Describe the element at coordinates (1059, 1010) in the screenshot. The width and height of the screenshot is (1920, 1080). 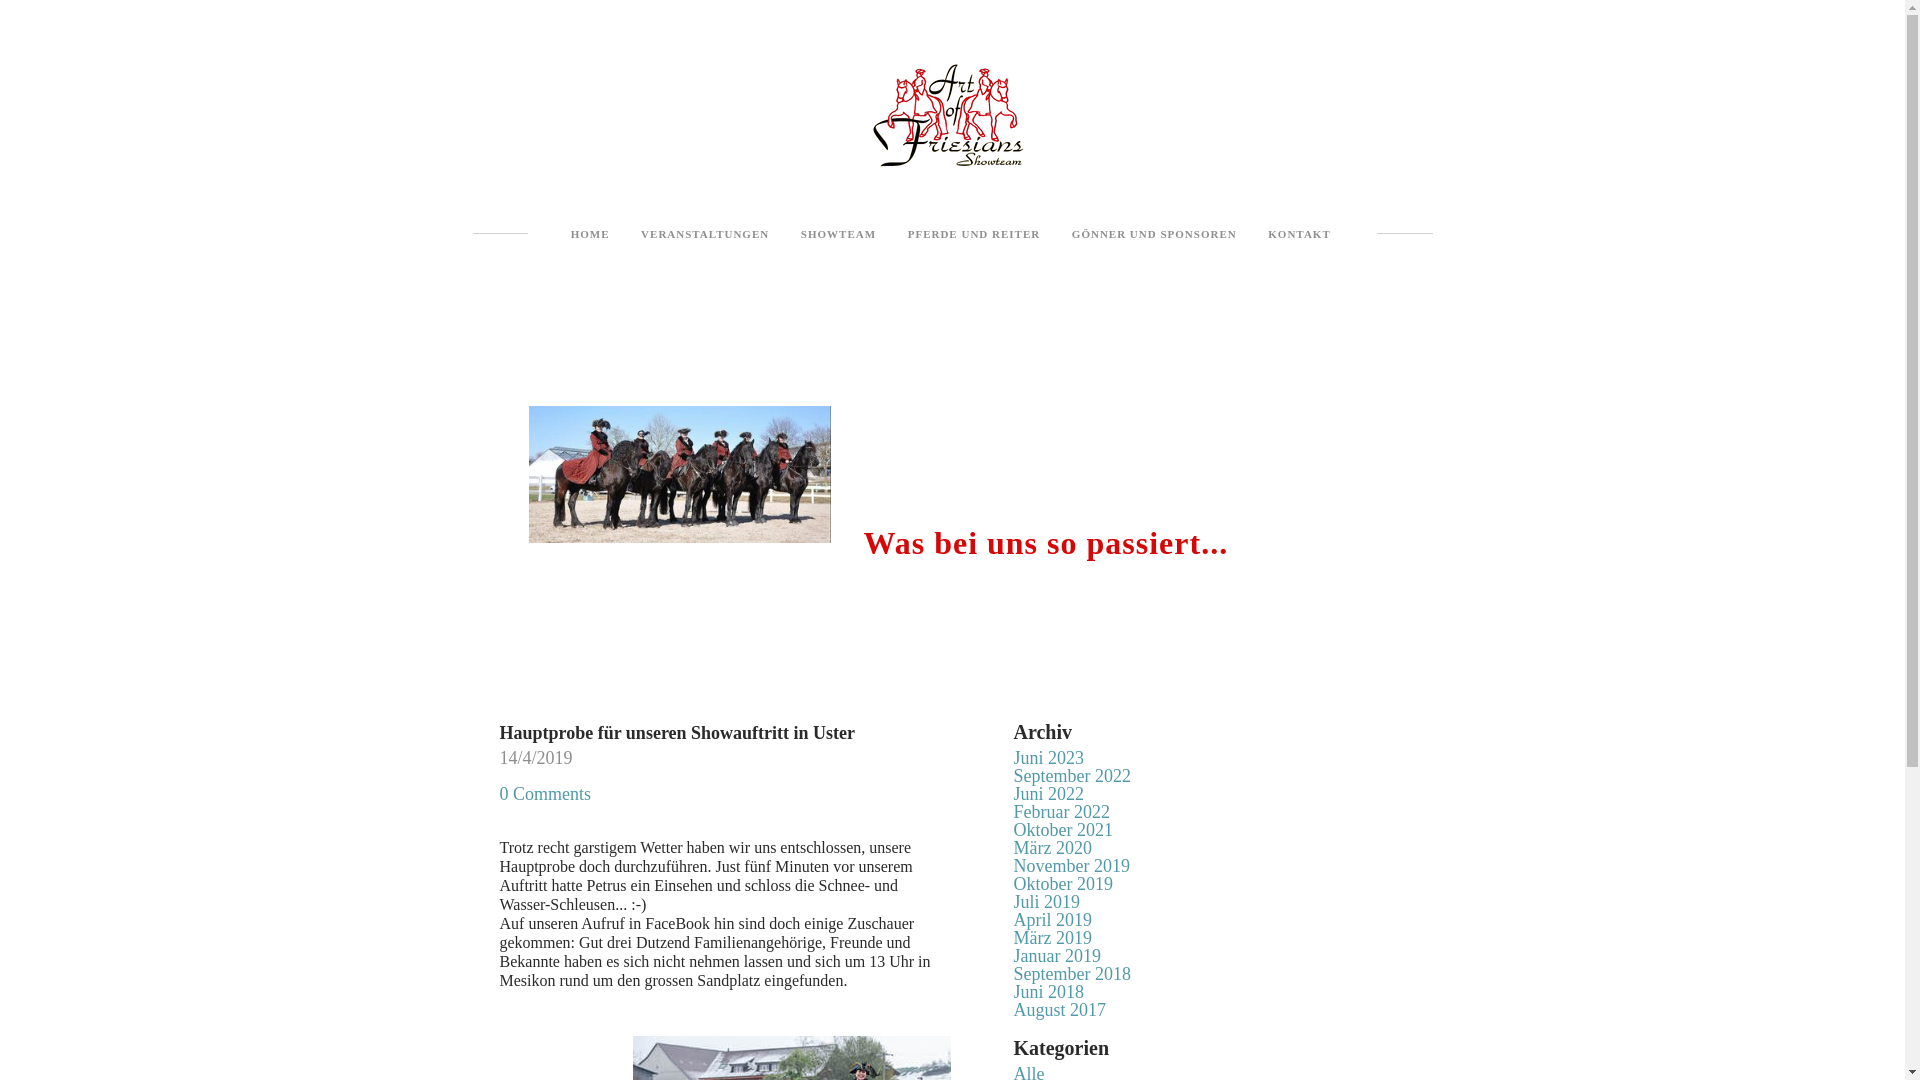
I see `'August 2017'` at that location.